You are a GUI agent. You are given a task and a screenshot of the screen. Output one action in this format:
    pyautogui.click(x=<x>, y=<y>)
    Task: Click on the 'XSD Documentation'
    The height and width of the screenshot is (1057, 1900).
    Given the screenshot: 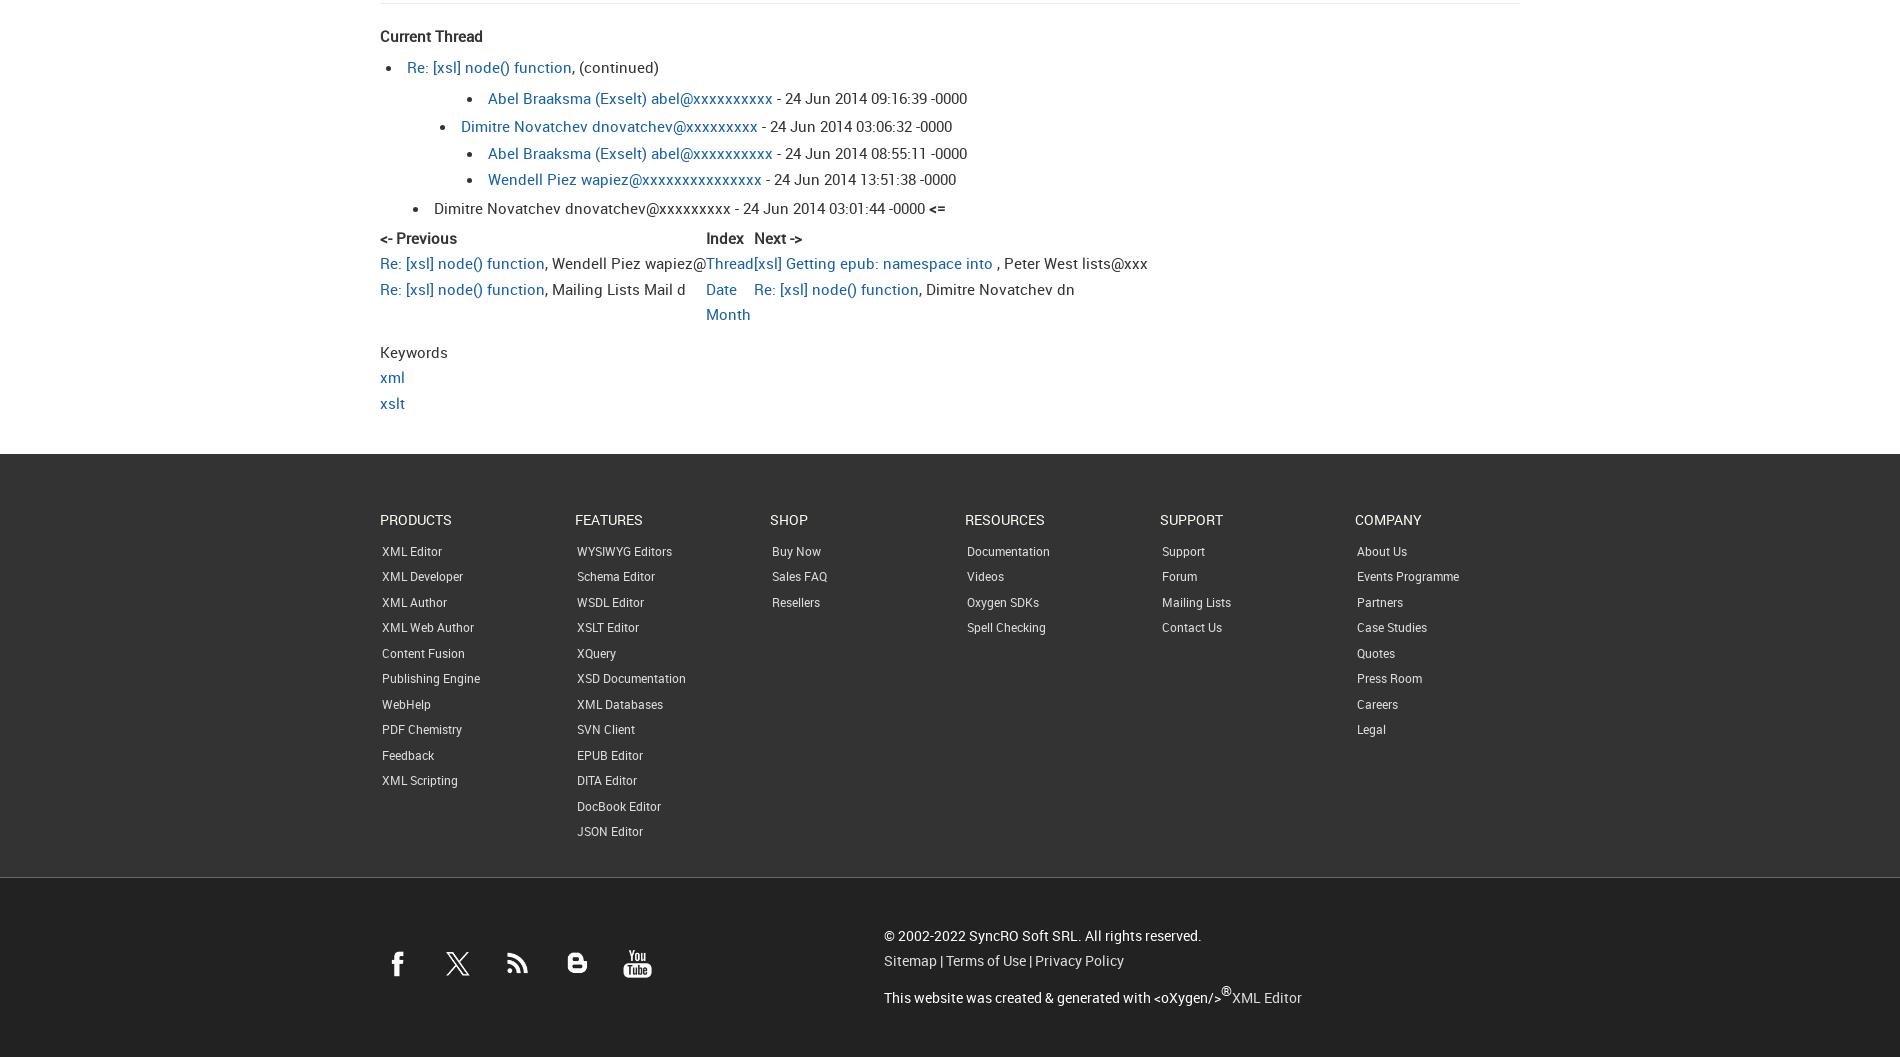 What is the action you would take?
    pyautogui.click(x=631, y=677)
    